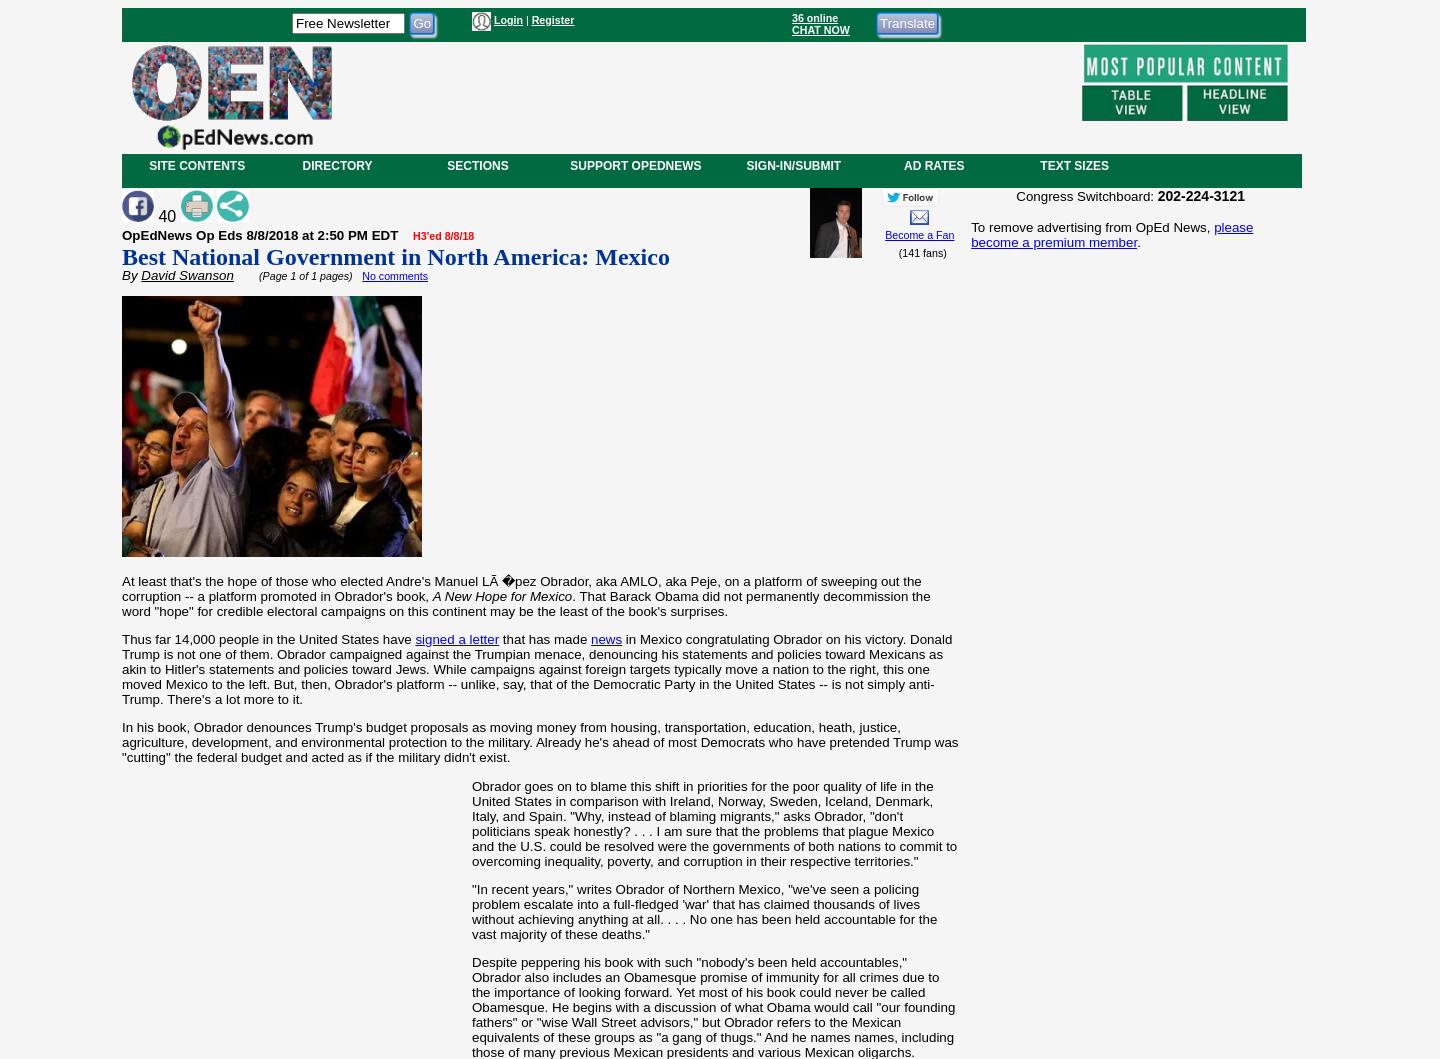  I want to click on 'At least that's the hope of those who elected Andre's Manuel LÃ �pez Obrador, aka AMLO, aka Peje, on a platform of sweeping out the corruption -- a platform promoted in Obrador's book,', so click(520, 586).